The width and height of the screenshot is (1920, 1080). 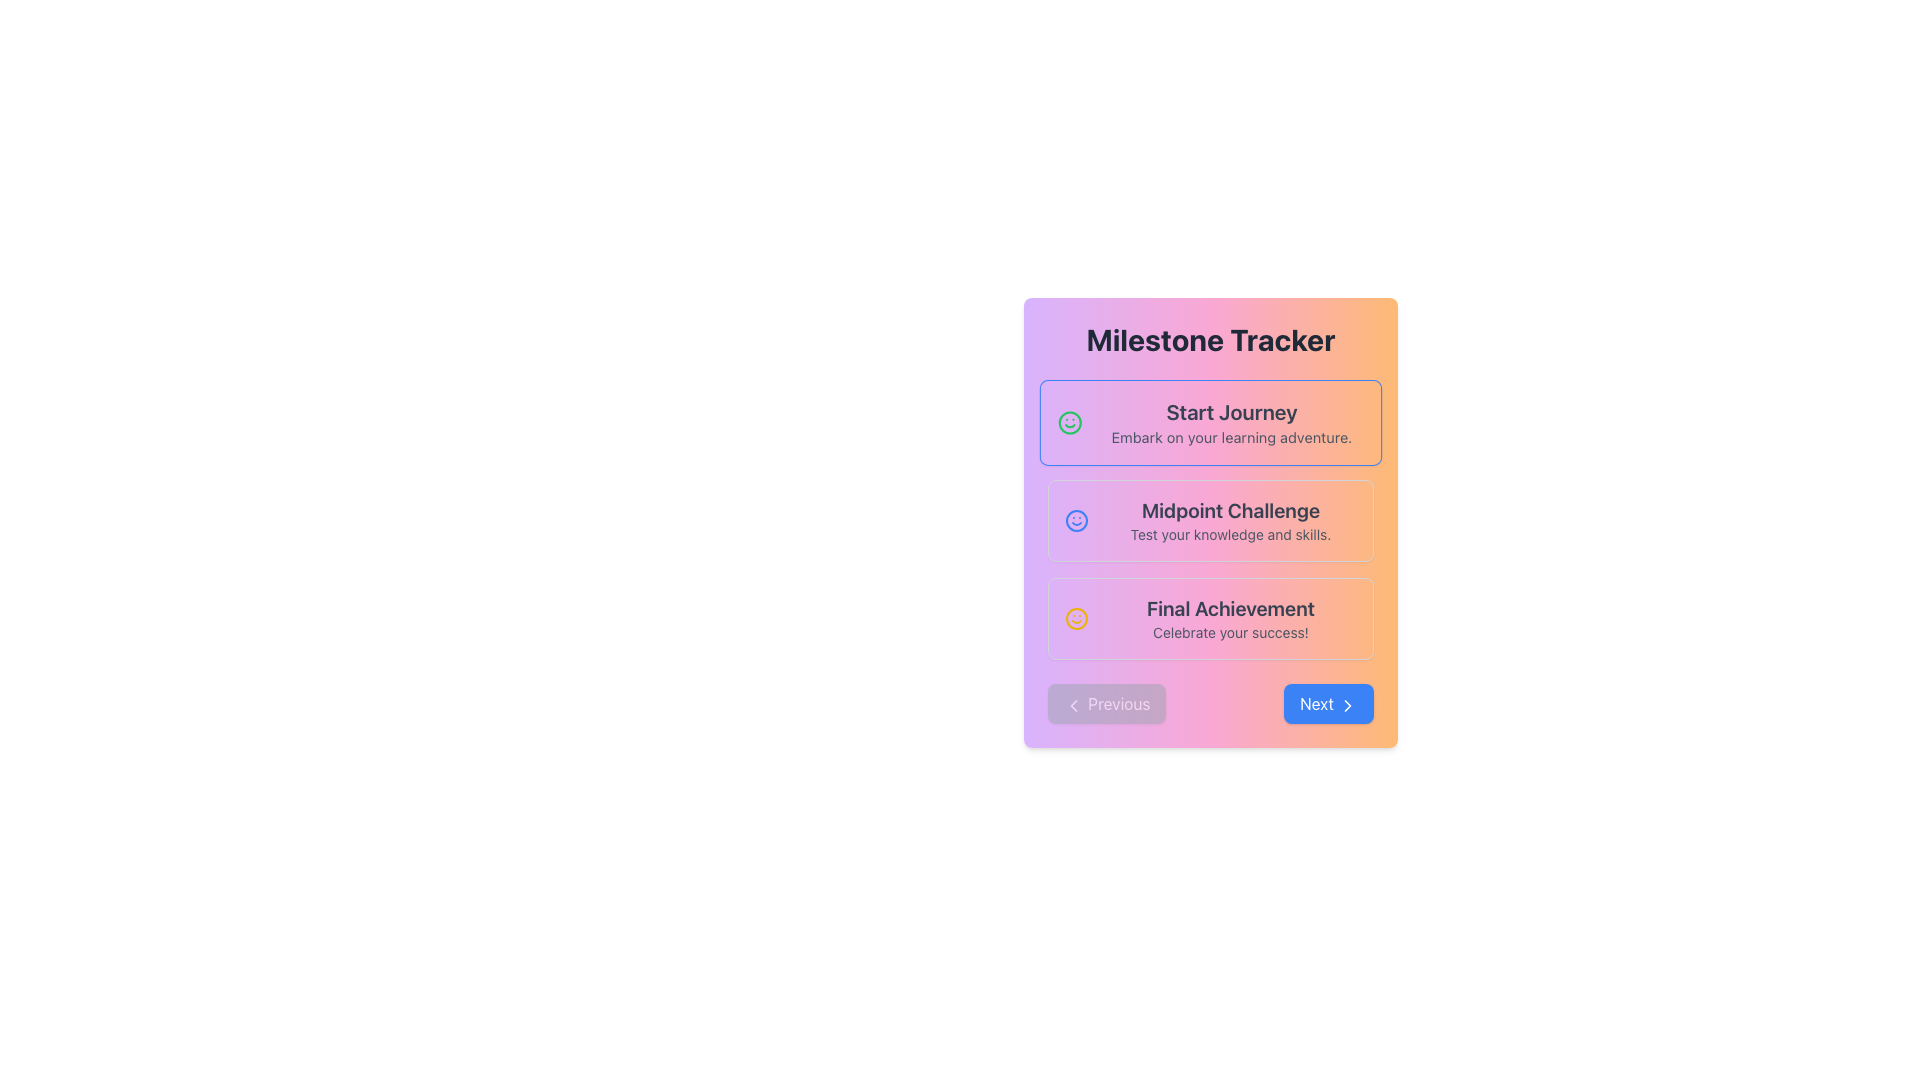 I want to click on the informational card displaying the milestone 'Final Achievement', which is located in the Milestone Tracker section, below 'Midpoint Challenge' and above the 'Next' button, so click(x=1229, y=617).